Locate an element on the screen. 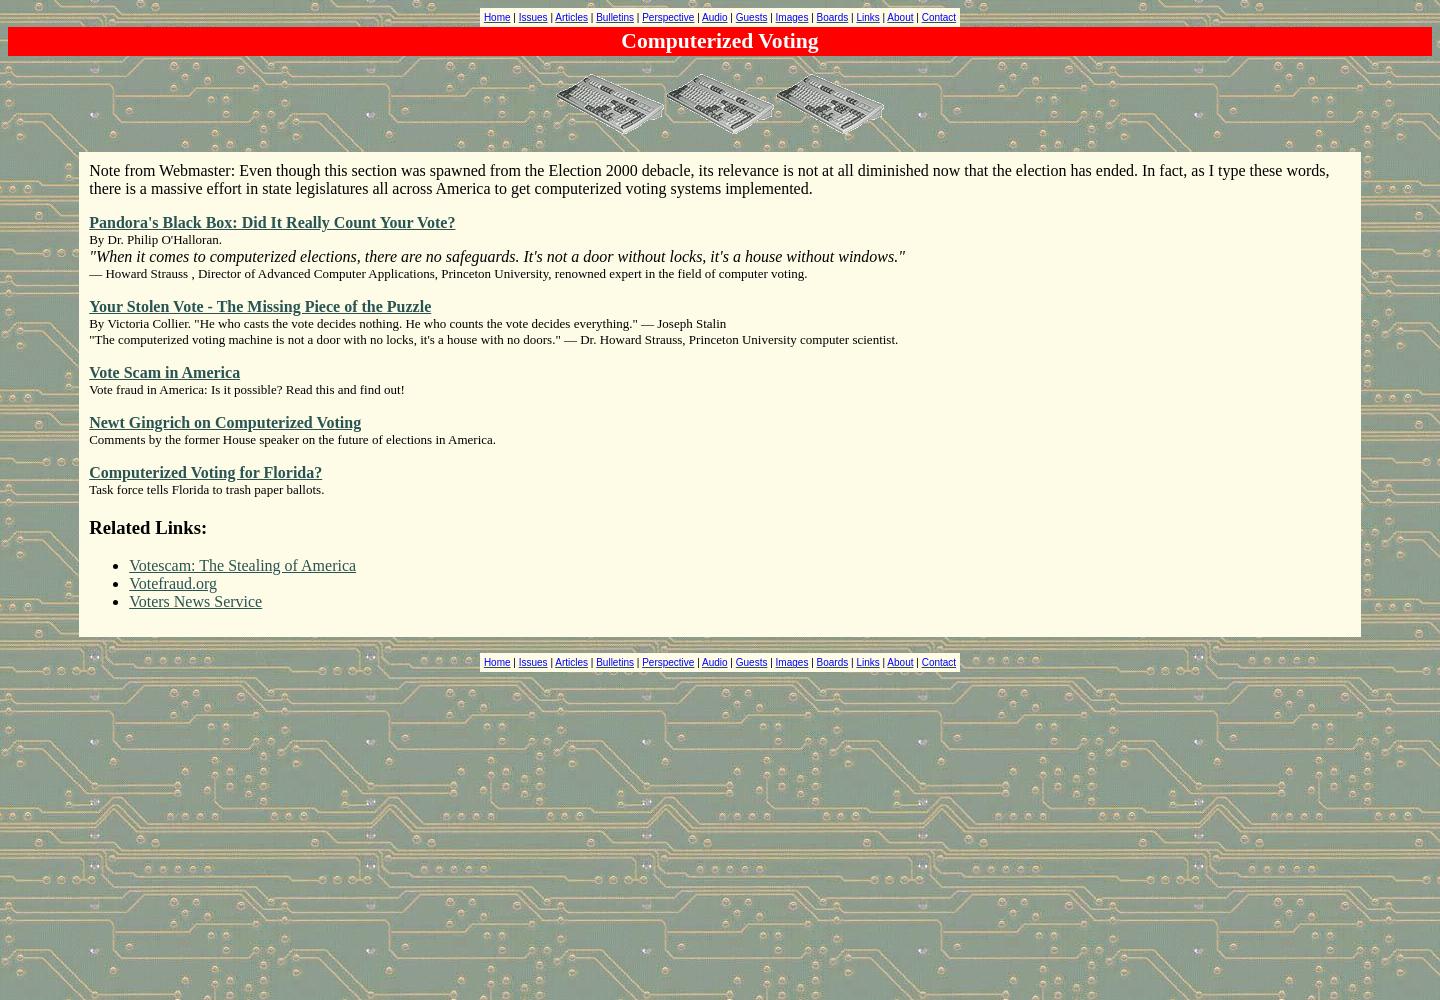 Image resolution: width=1440 pixels, height=1000 pixels. 'Task force tells Florida to trash paper
	ballots.' is located at coordinates (206, 488).